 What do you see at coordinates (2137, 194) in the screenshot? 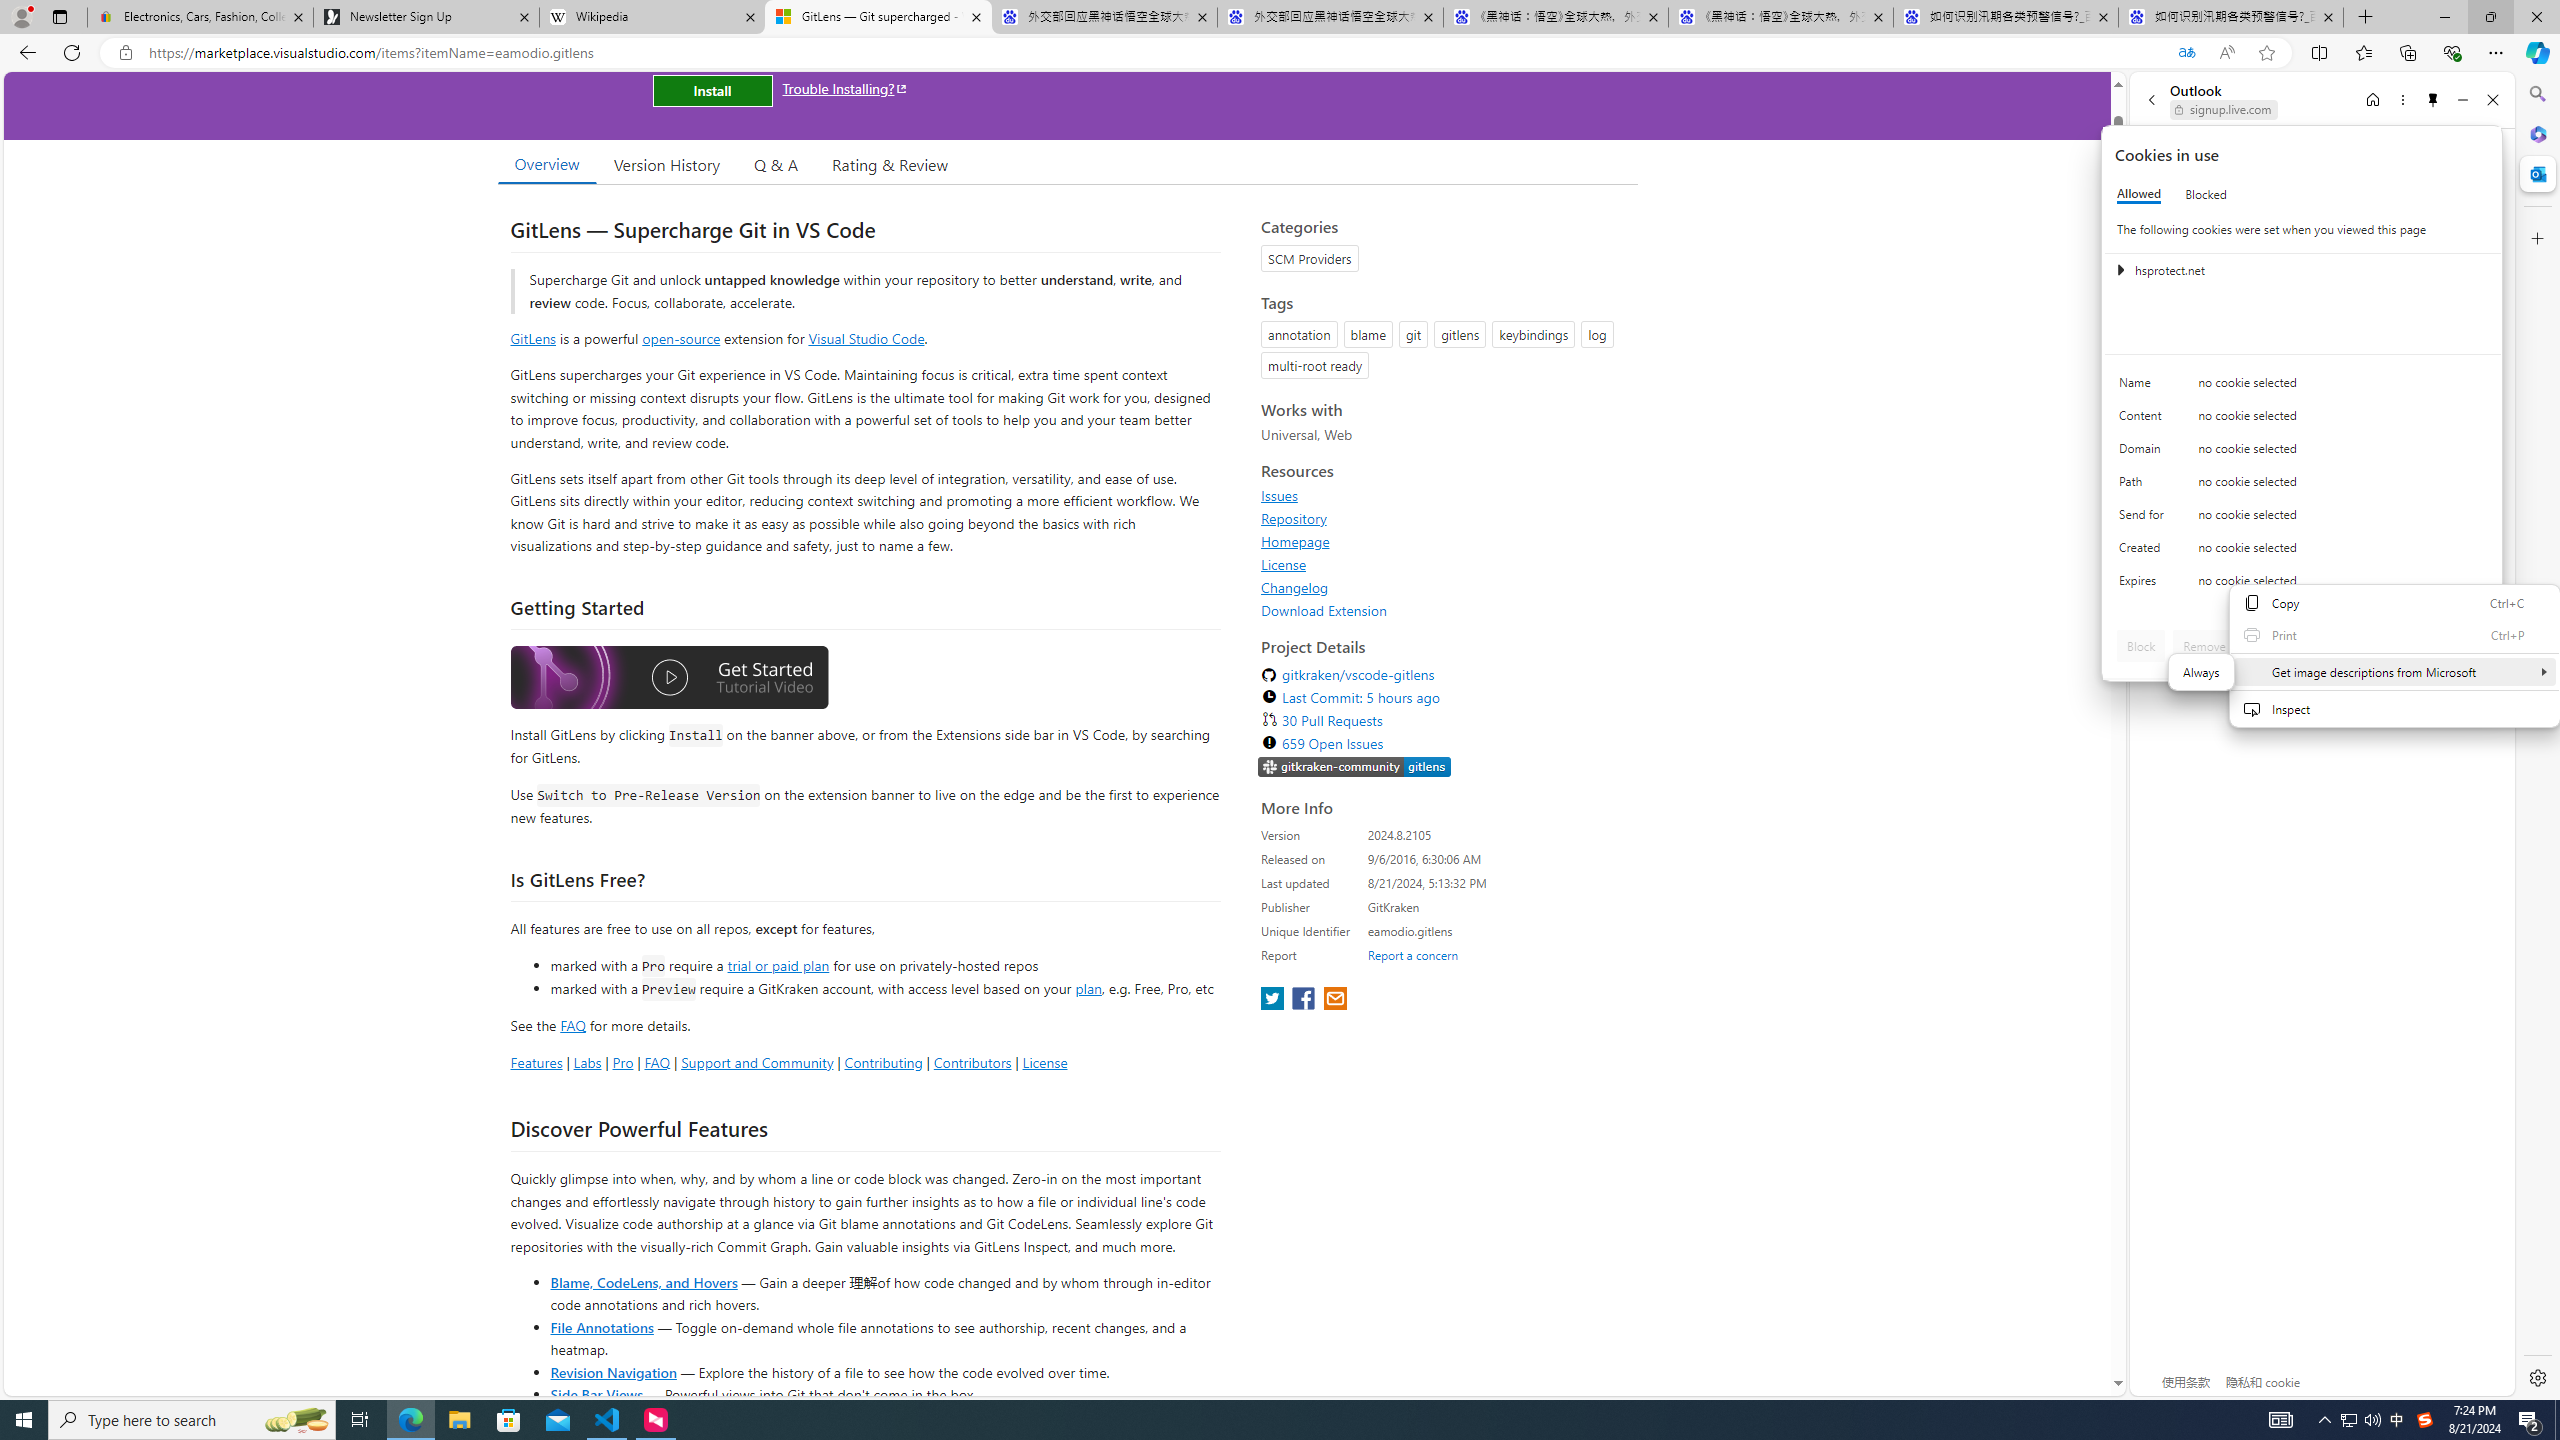
I see `'Allowed'` at bounding box center [2137, 194].